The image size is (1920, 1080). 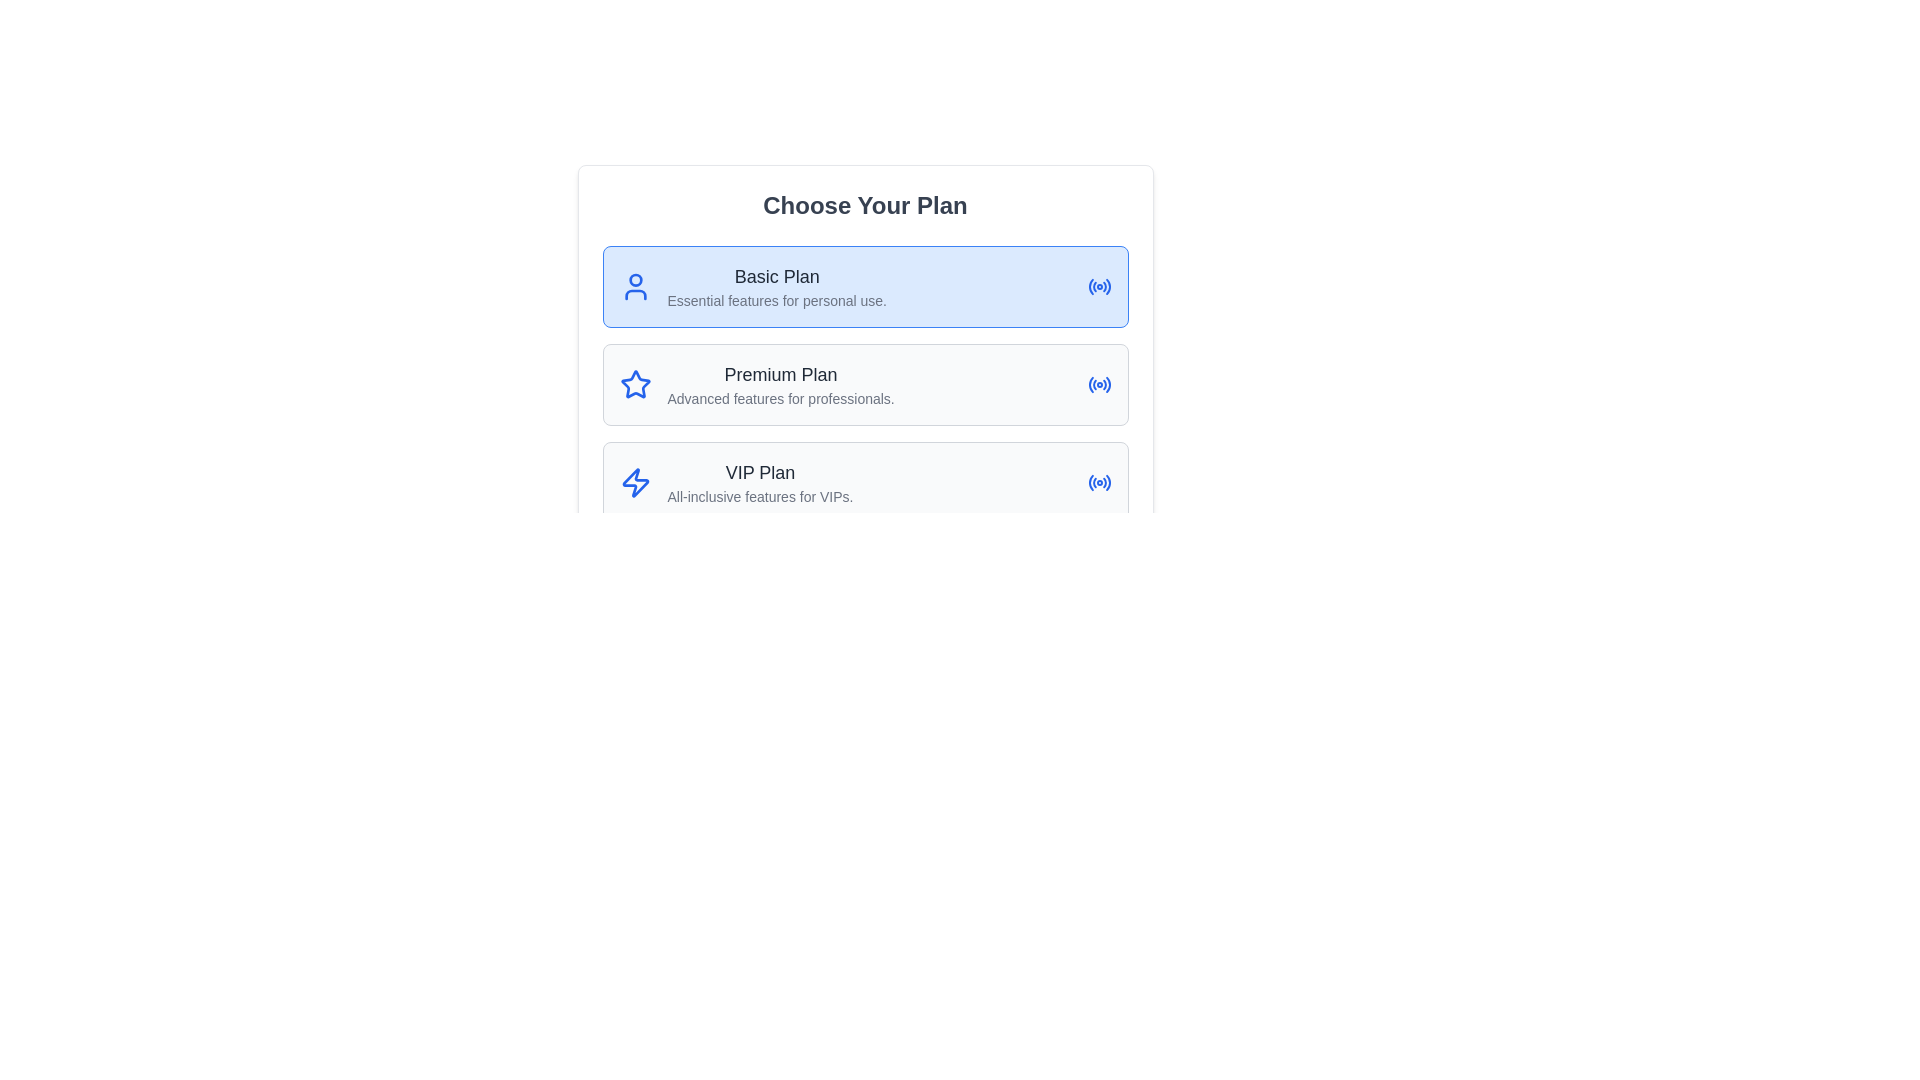 What do you see at coordinates (634, 294) in the screenshot?
I see `the decorative vector graphic part of the SVG icon representing a user in the 'Basic Plan' selection` at bounding box center [634, 294].